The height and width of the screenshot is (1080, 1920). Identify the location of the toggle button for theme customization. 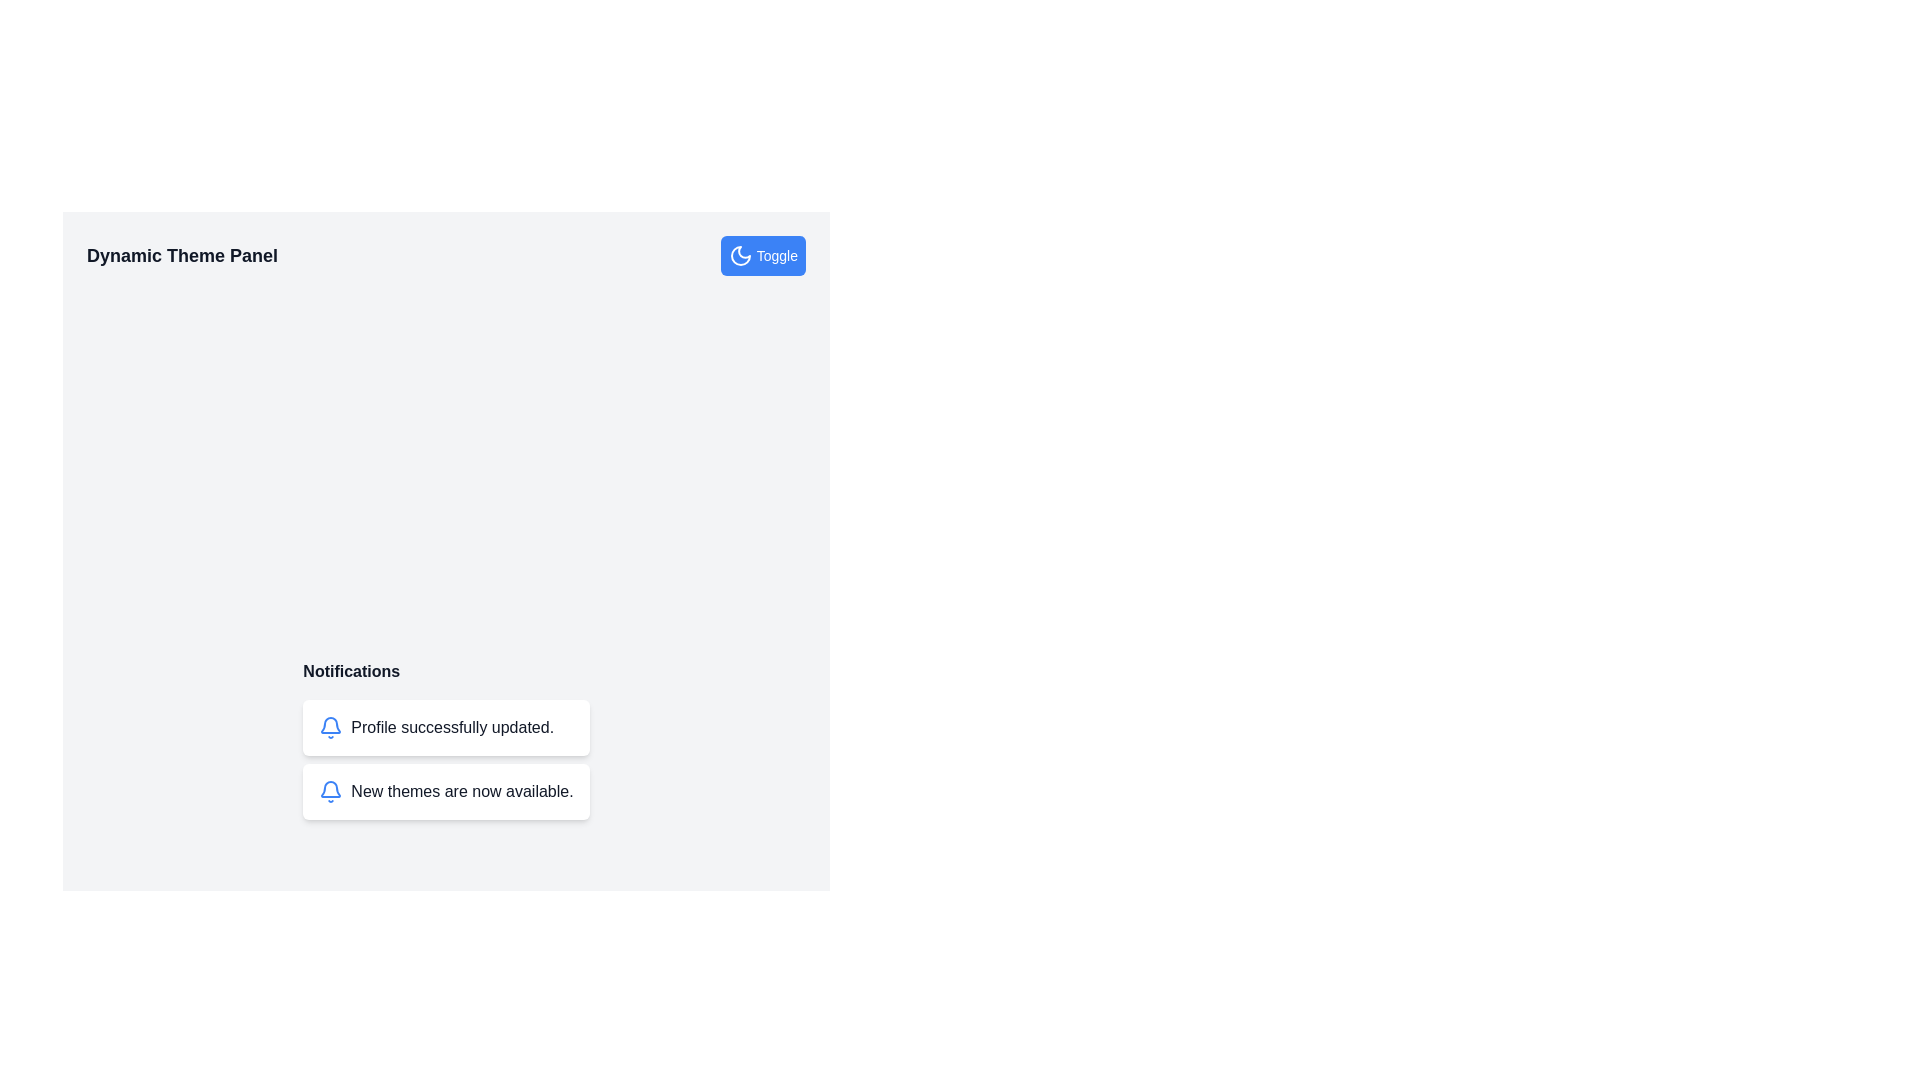
(762, 254).